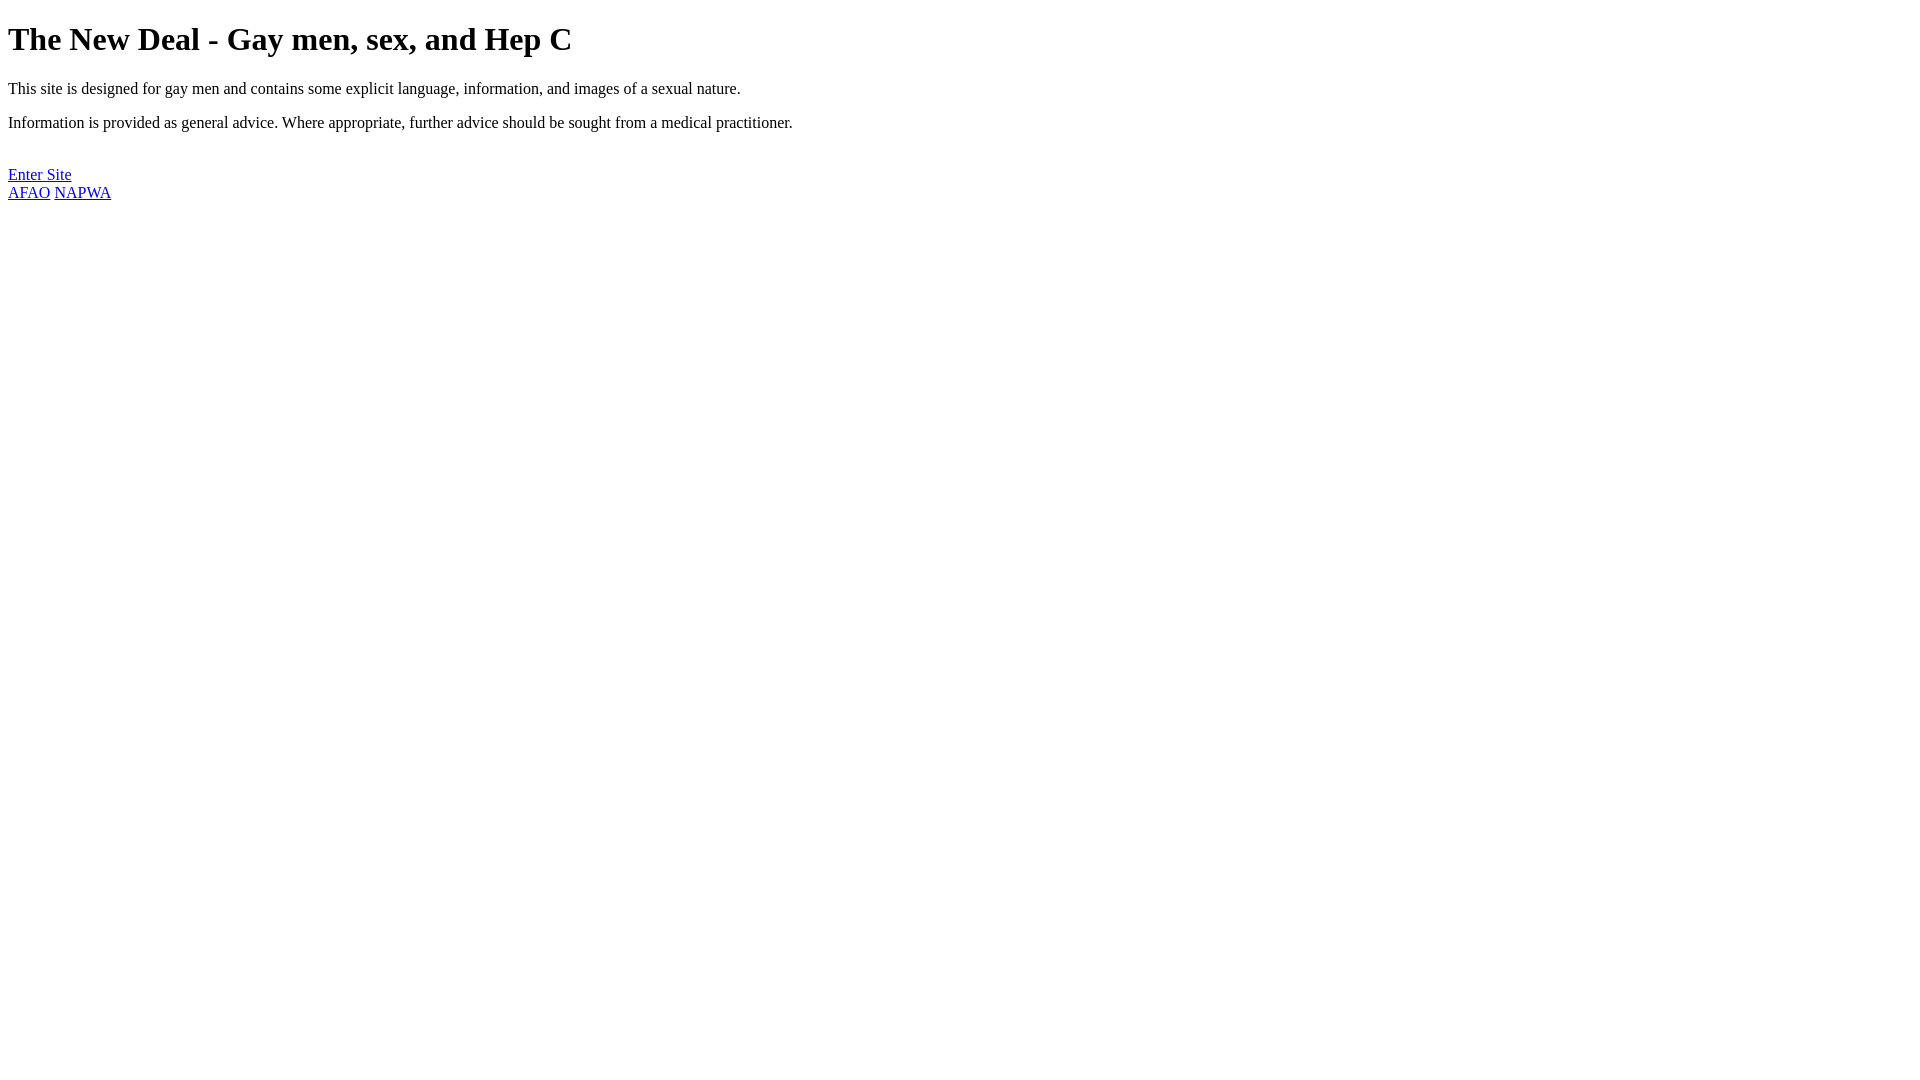  What do you see at coordinates (81, 192) in the screenshot?
I see `'NAPWA'` at bounding box center [81, 192].